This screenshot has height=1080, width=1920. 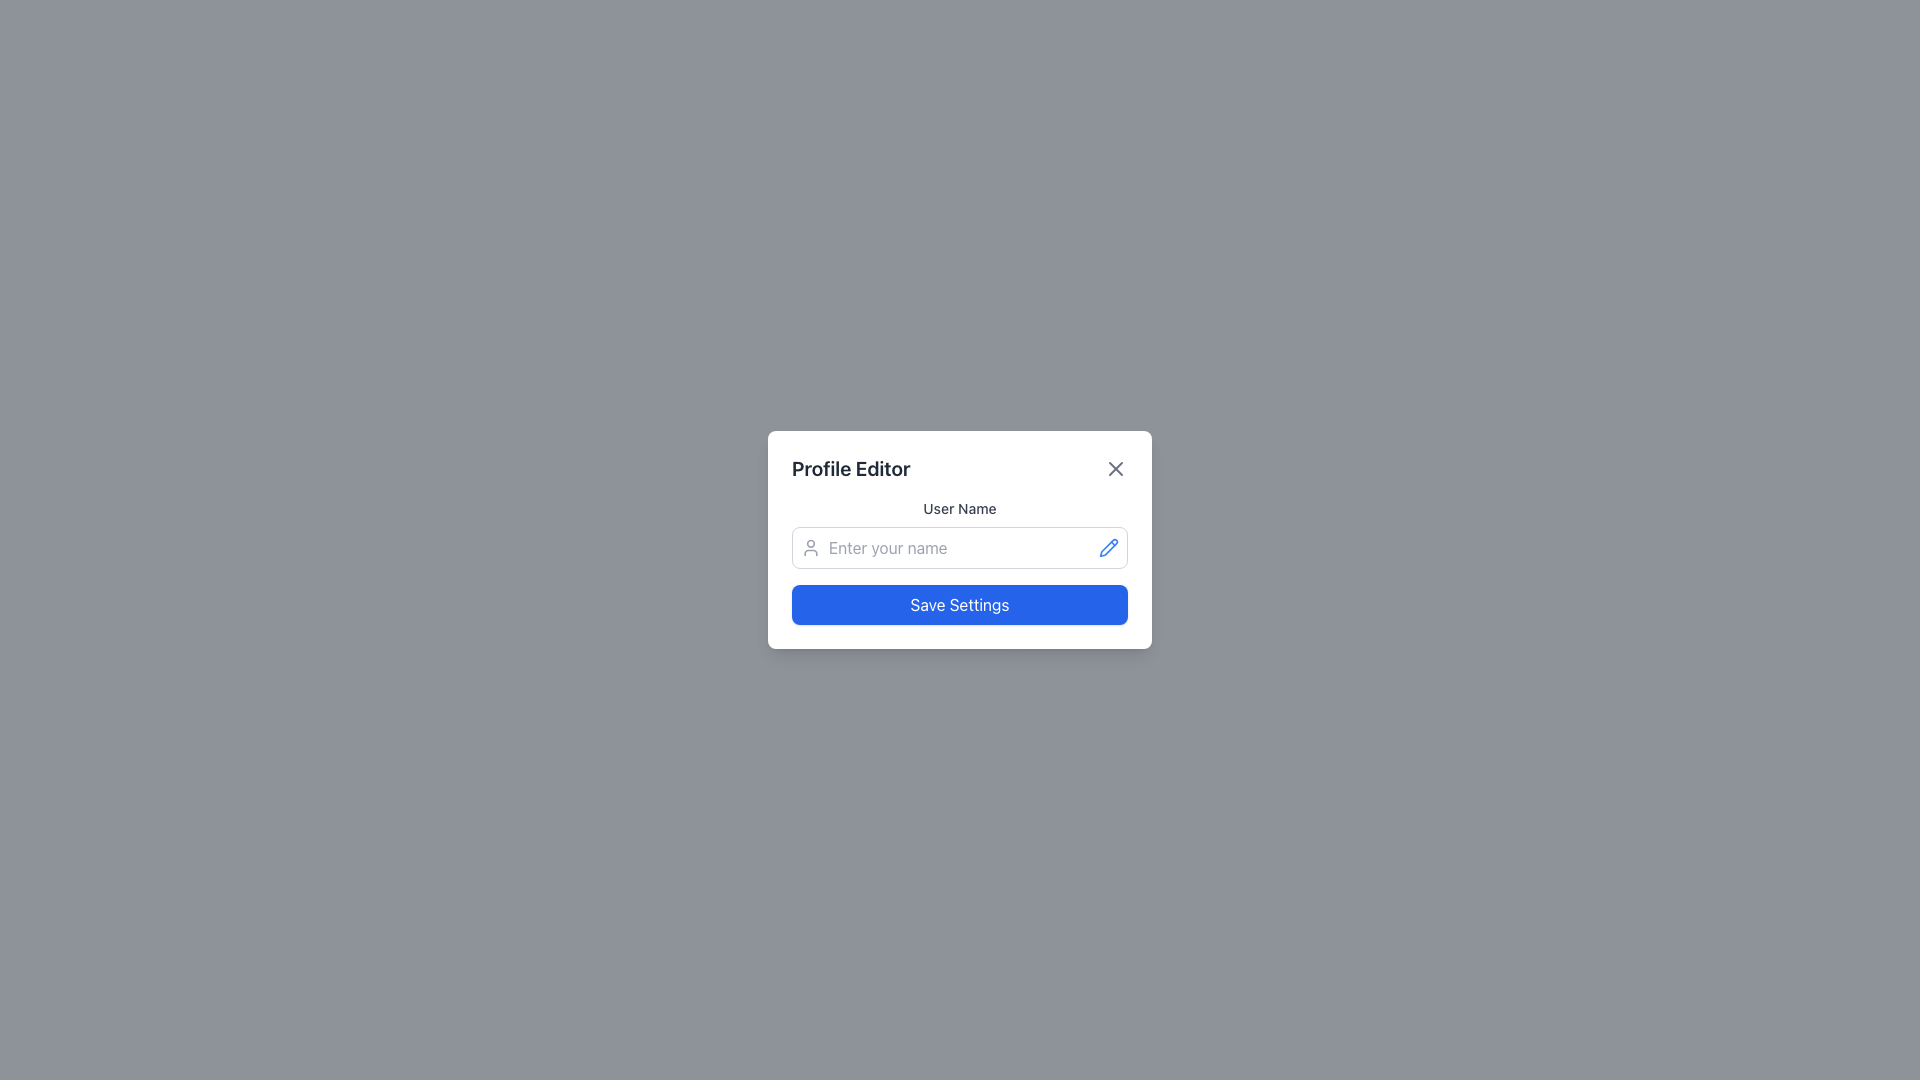 What do you see at coordinates (851, 469) in the screenshot?
I see `the Text Label element that serves as a title for the profile editor modal, located in the top-left corner adjacent to the close button` at bounding box center [851, 469].